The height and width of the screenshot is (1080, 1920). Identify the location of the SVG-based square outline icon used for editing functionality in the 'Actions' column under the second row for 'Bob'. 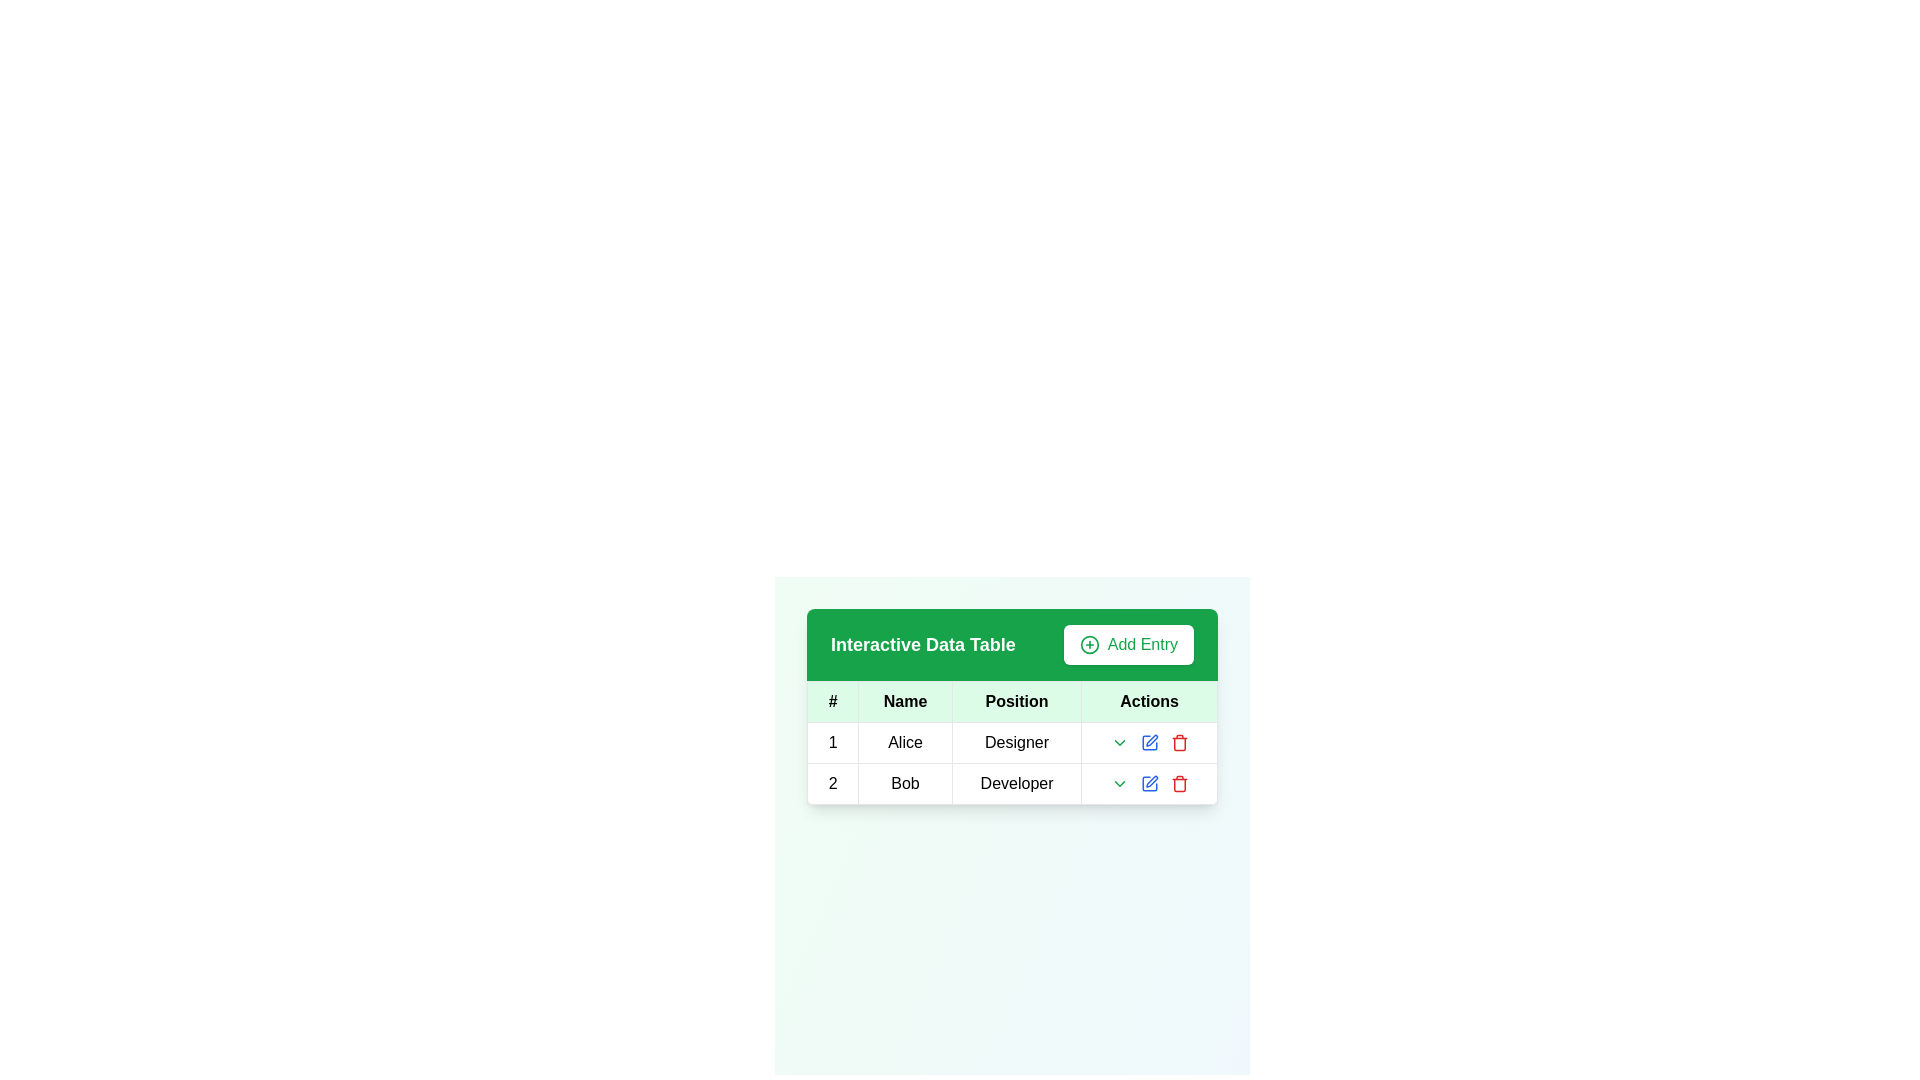
(1149, 743).